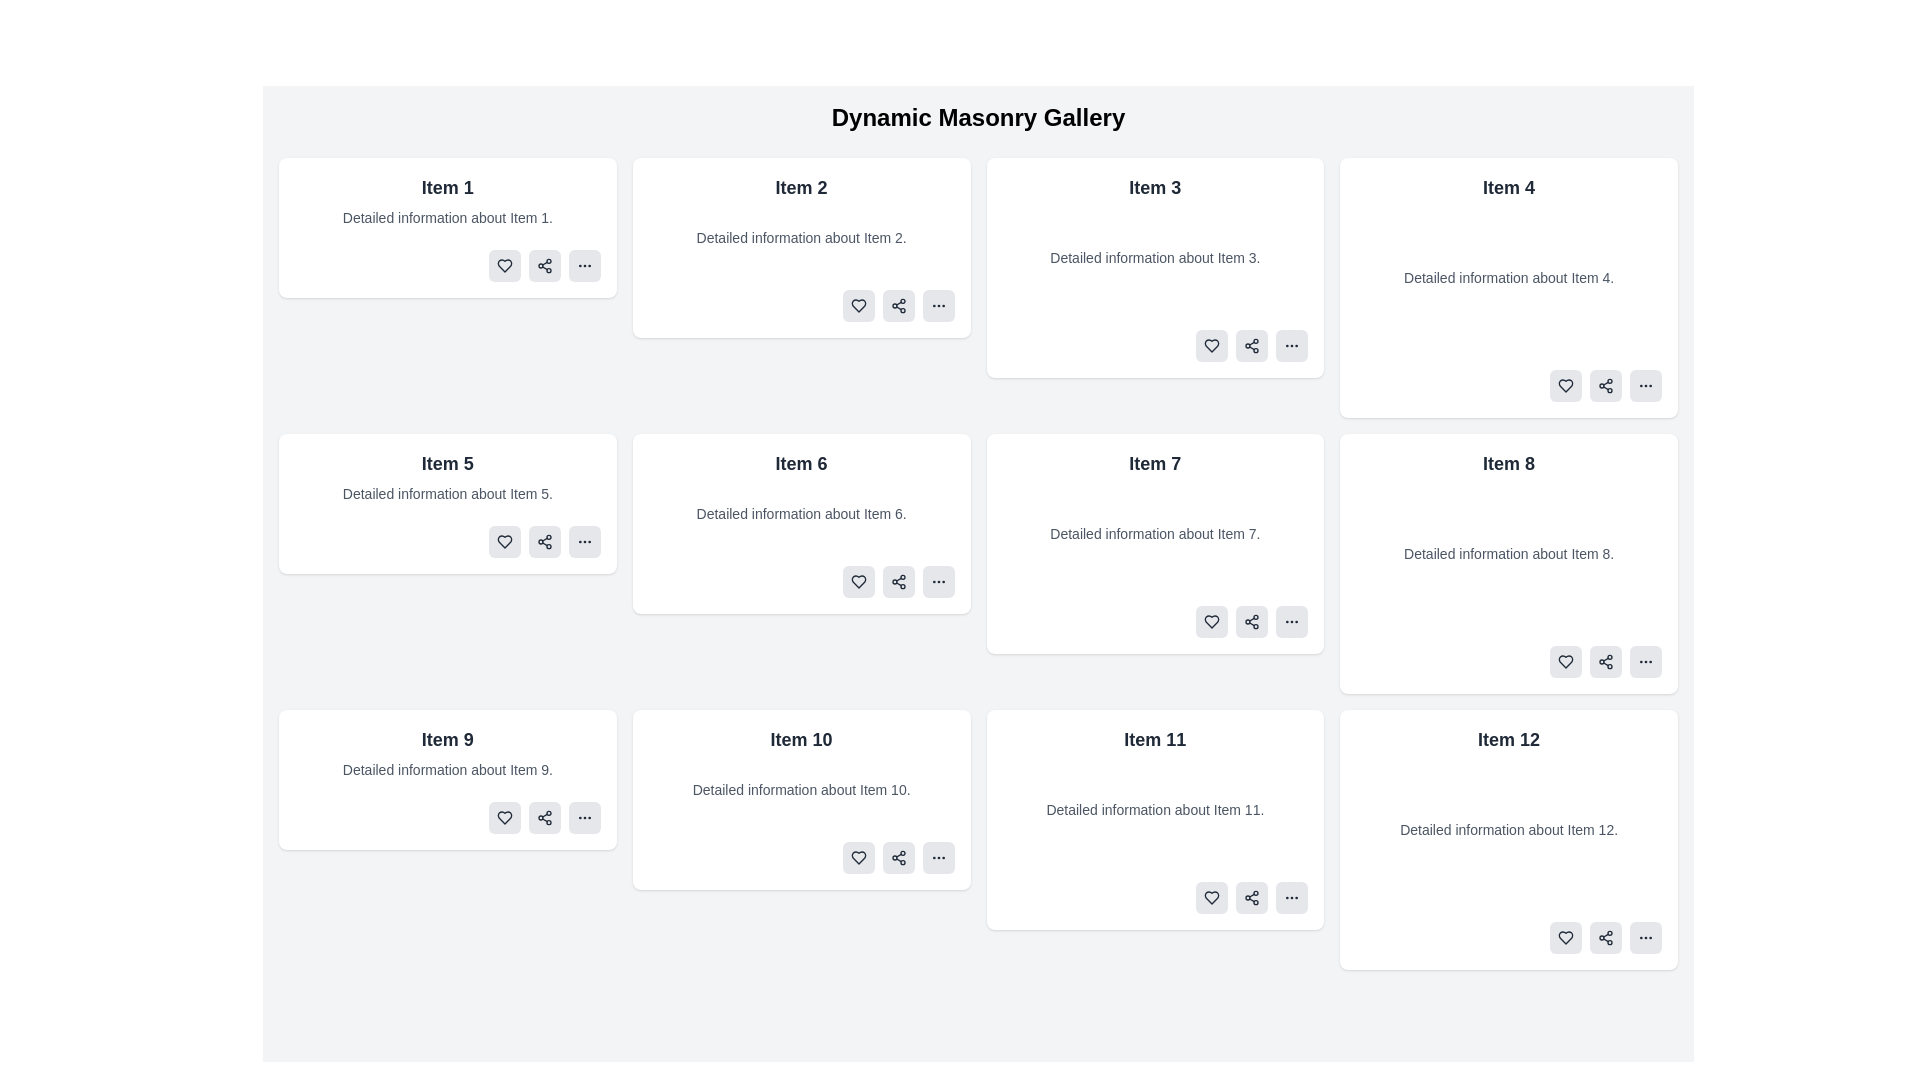  What do you see at coordinates (897, 856) in the screenshot?
I see `the 'Share' button with an embedded share icon located in the section for 'Item 10'` at bounding box center [897, 856].